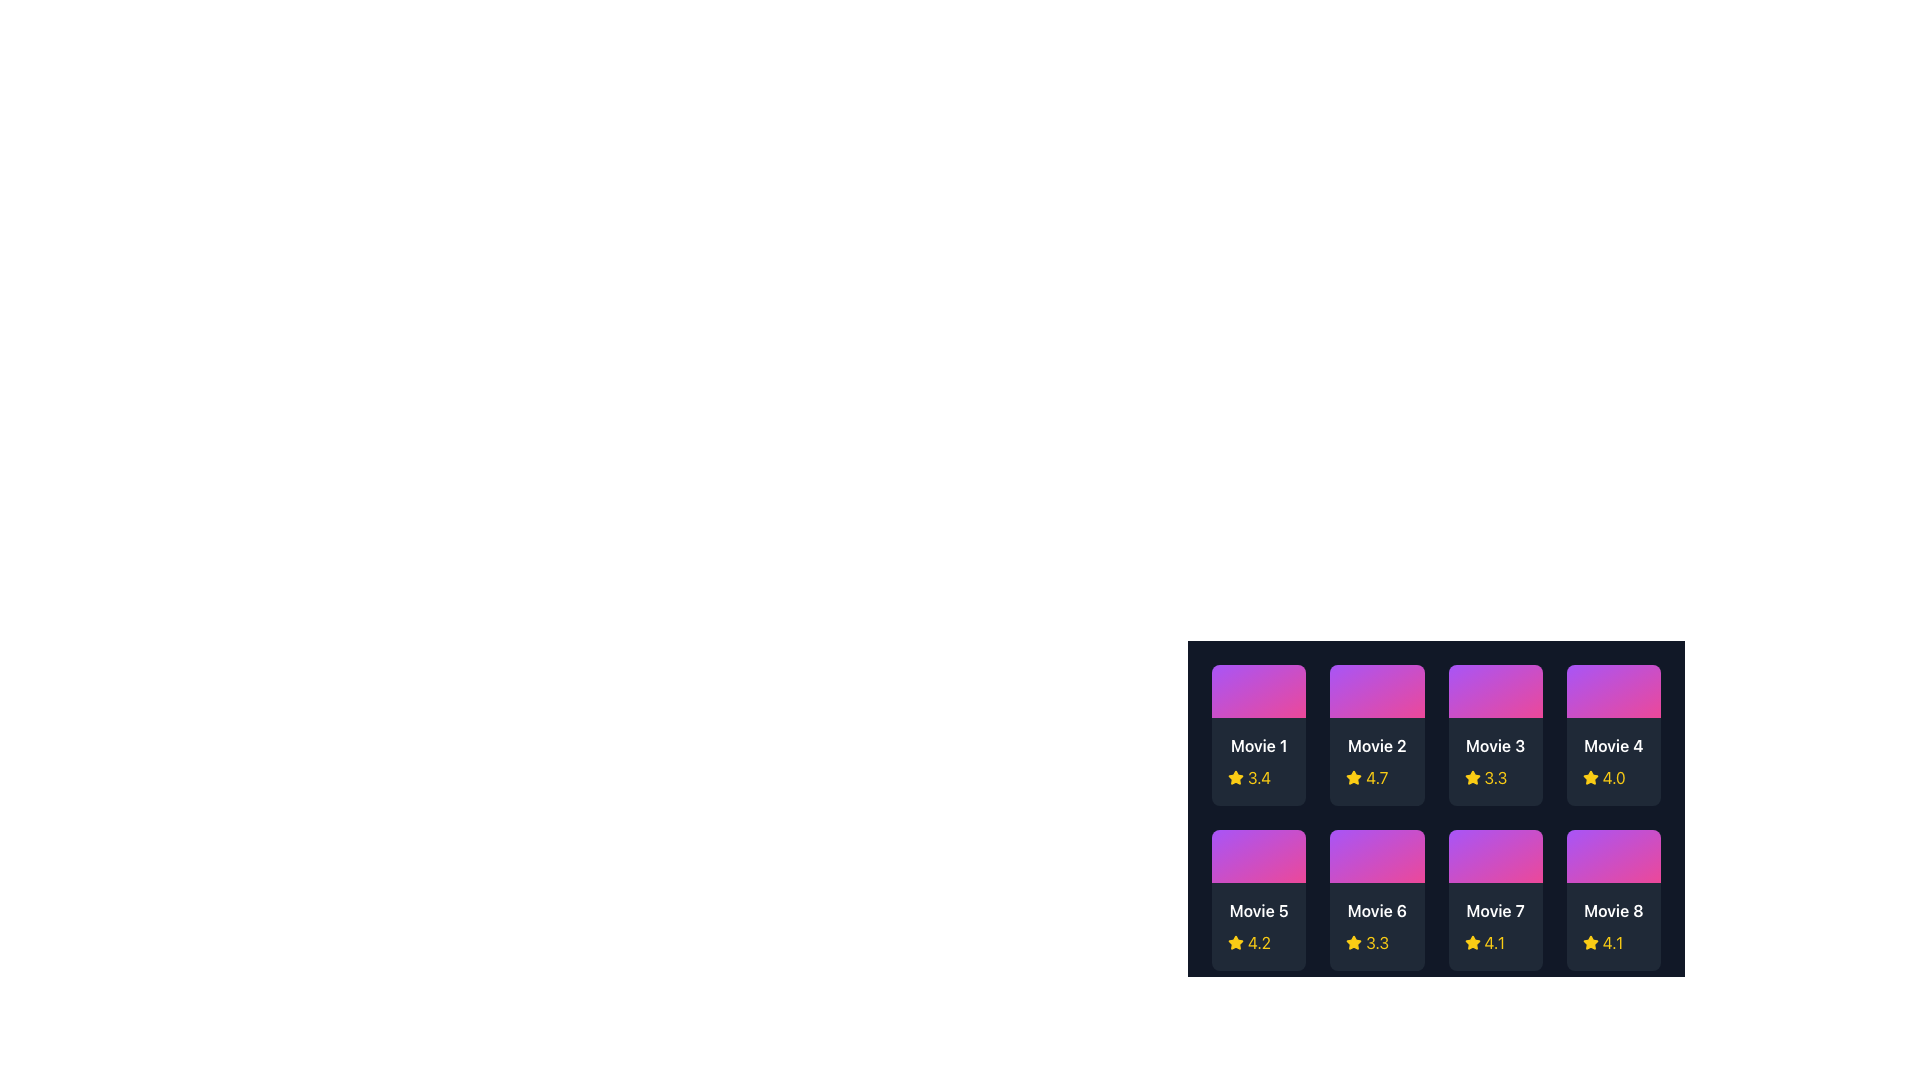 This screenshot has width=1920, height=1080. Describe the element at coordinates (1495, 777) in the screenshot. I see `the rating element for 'Movie 3', which consists of a star icon and a numerical rating text, located in the bottom part of the grid cell` at that location.